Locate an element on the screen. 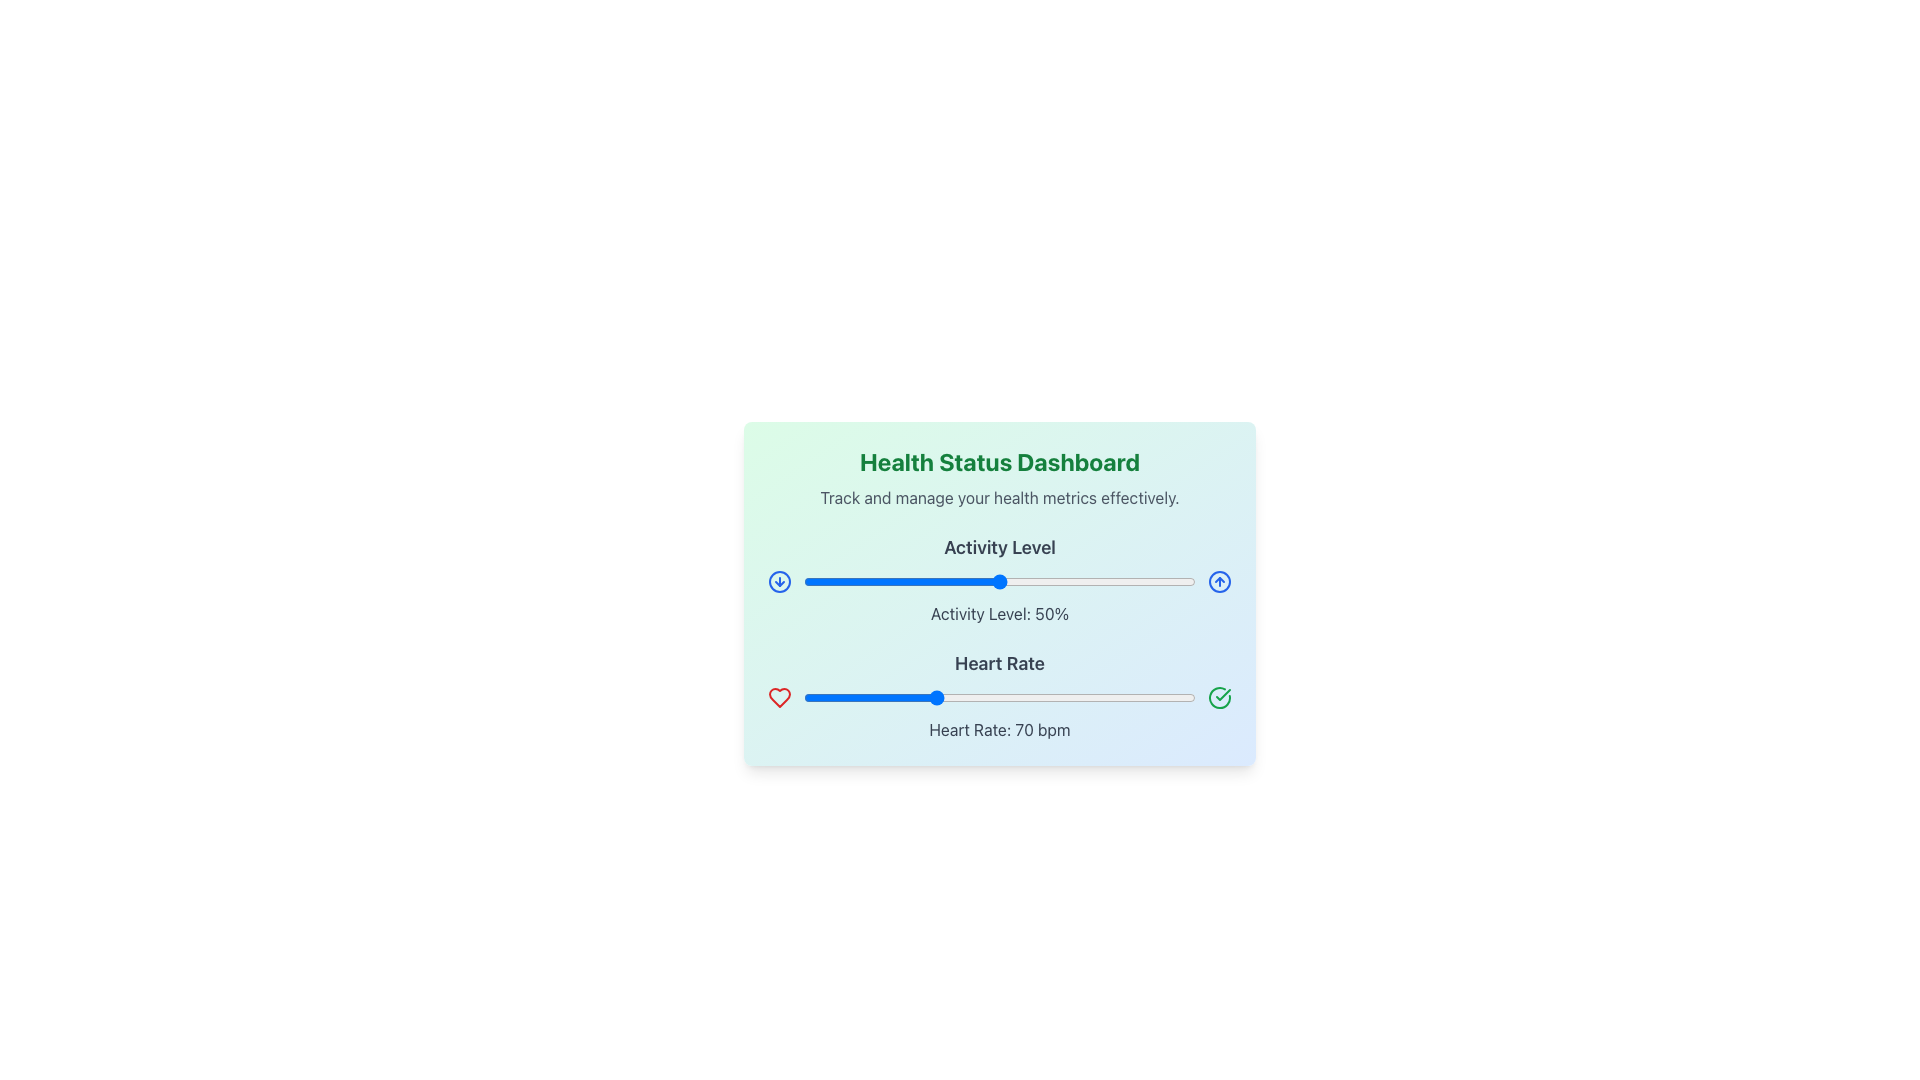 Image resolution: width=1920 pixels, height=1080 pixels. the informative text element that provides a motivational message about health metrics, located below the 'Health Status Dashboard' header is located at coordinates (999, 496).